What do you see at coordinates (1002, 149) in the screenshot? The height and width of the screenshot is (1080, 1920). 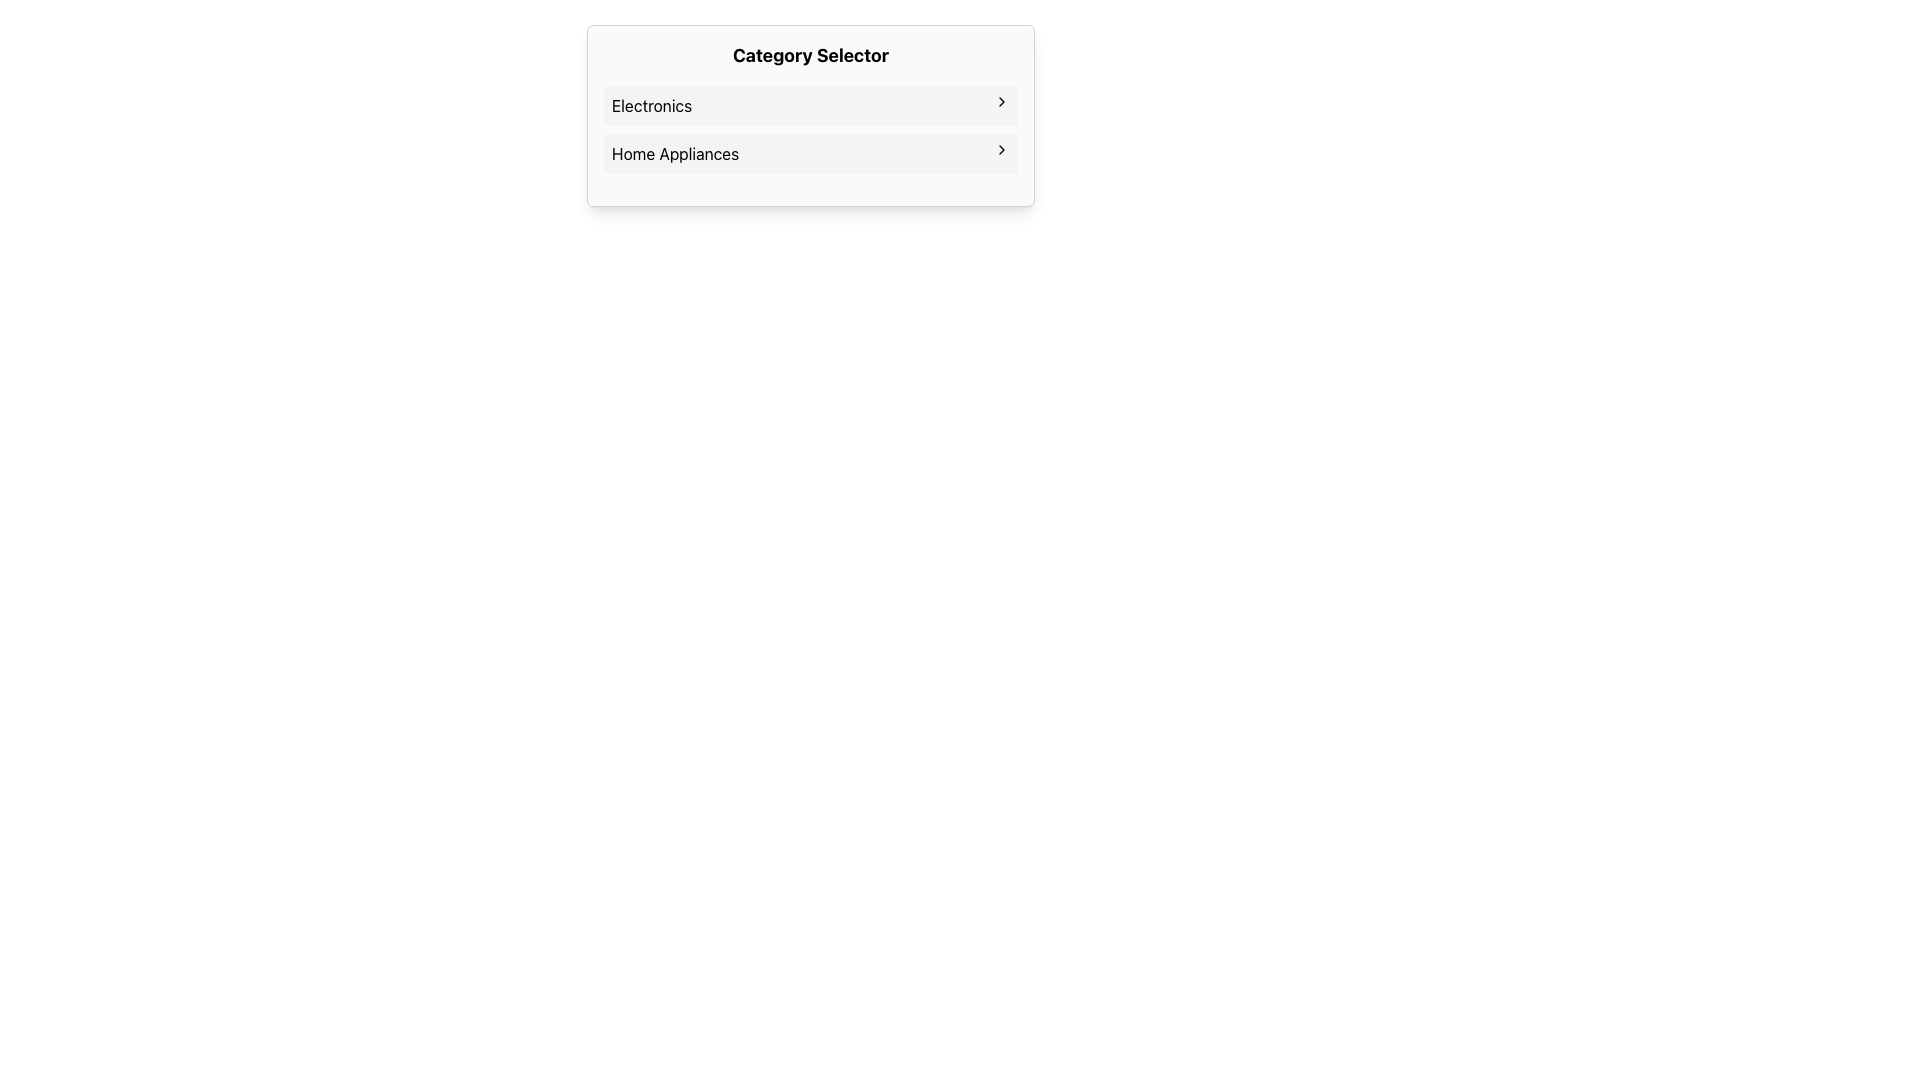 I see `the chevron icon located on the right side of the 'Home Appliances' menu item` at bounding box center [1002, 149].